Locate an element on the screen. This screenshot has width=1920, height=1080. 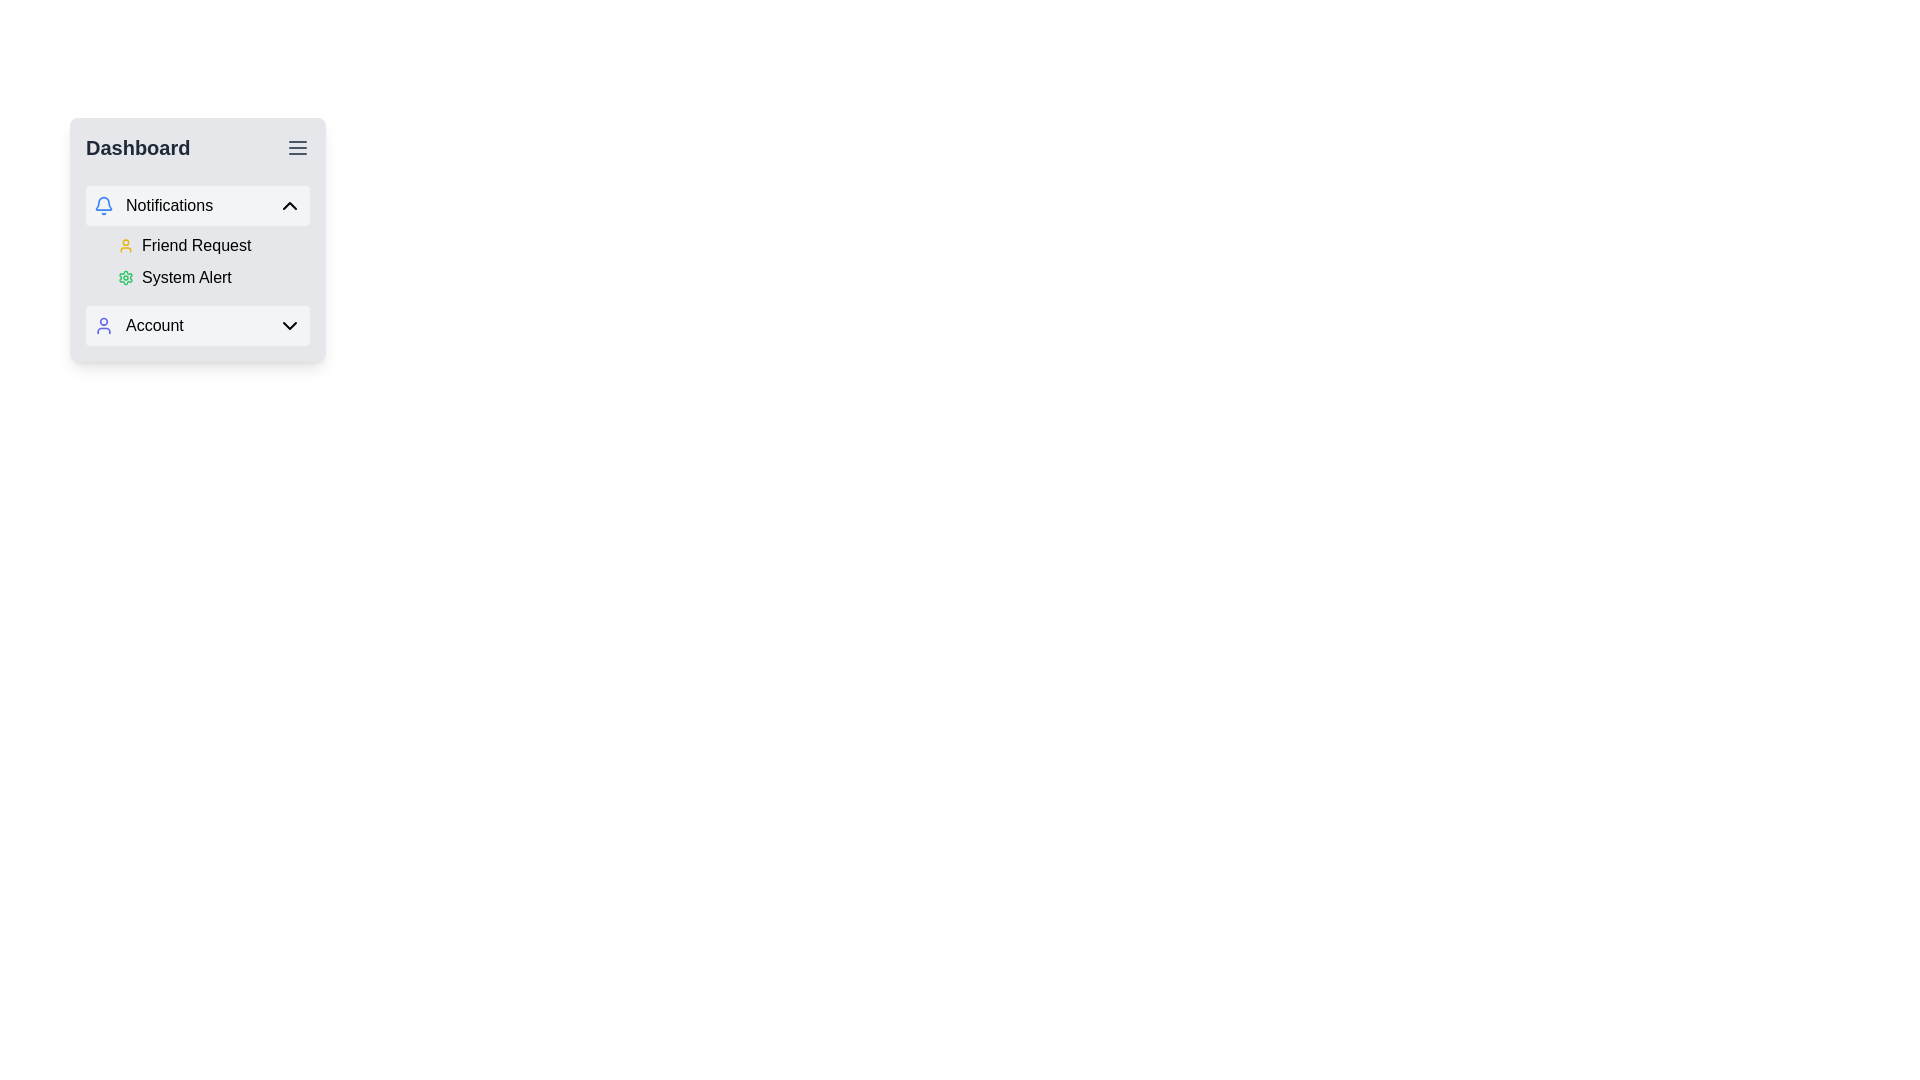
the 'Notifications' button, which serves as a collapsible menu header in the sidebar is located at coordinates (197, 205).